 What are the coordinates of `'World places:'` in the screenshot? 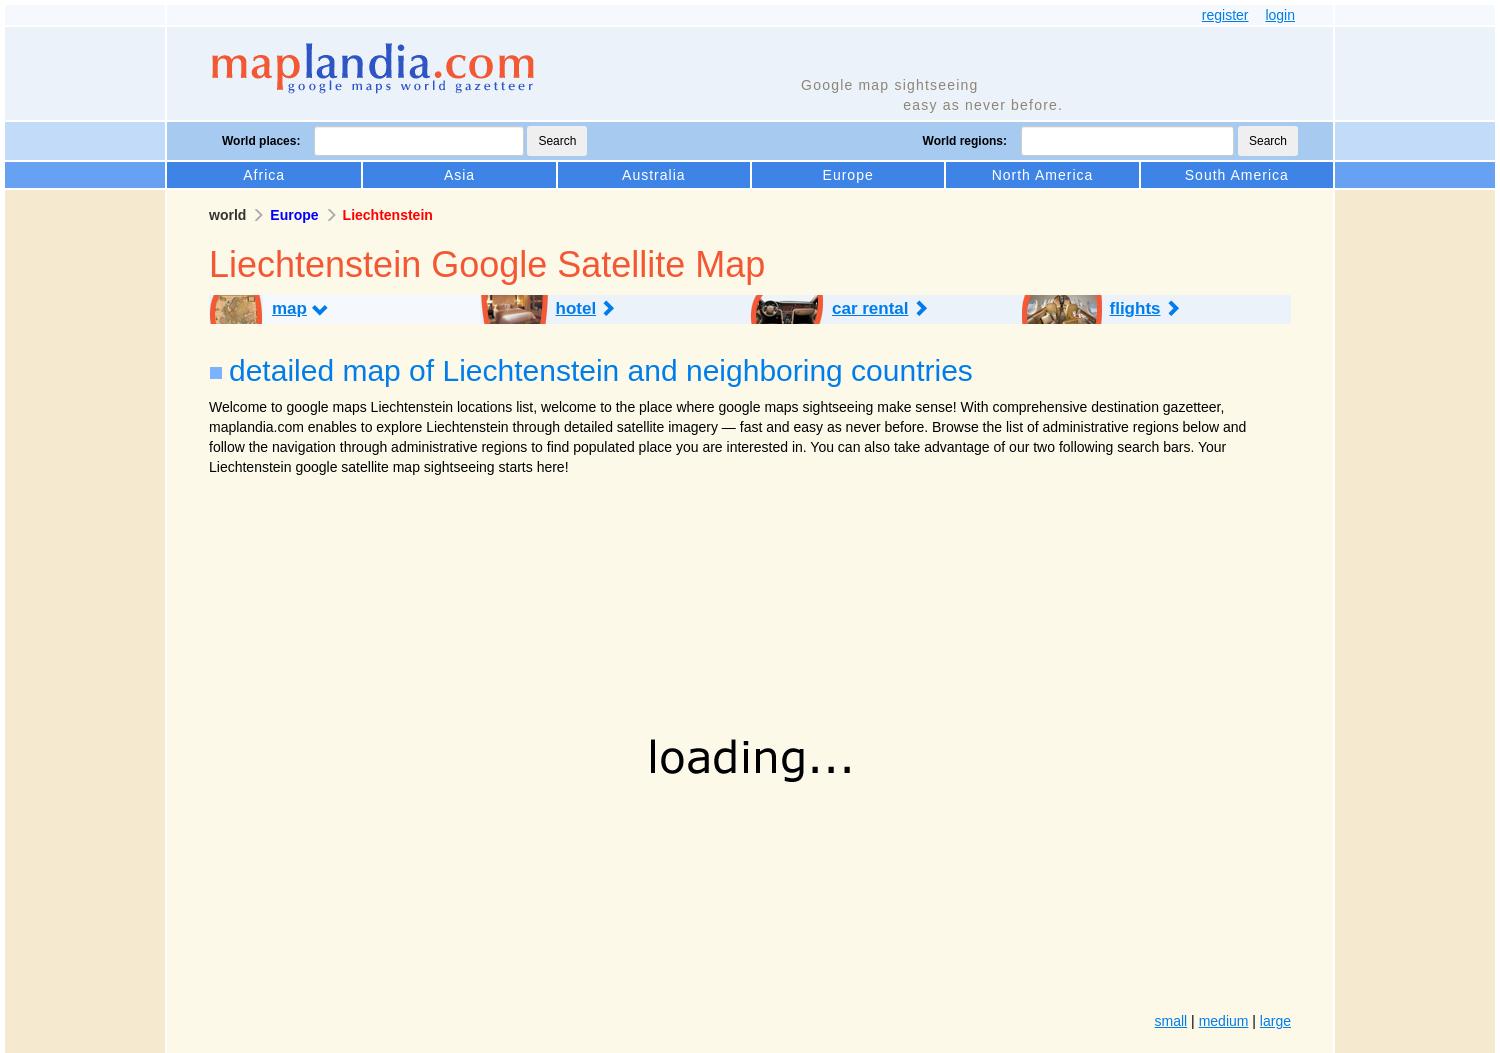 It's located at (261, 140).